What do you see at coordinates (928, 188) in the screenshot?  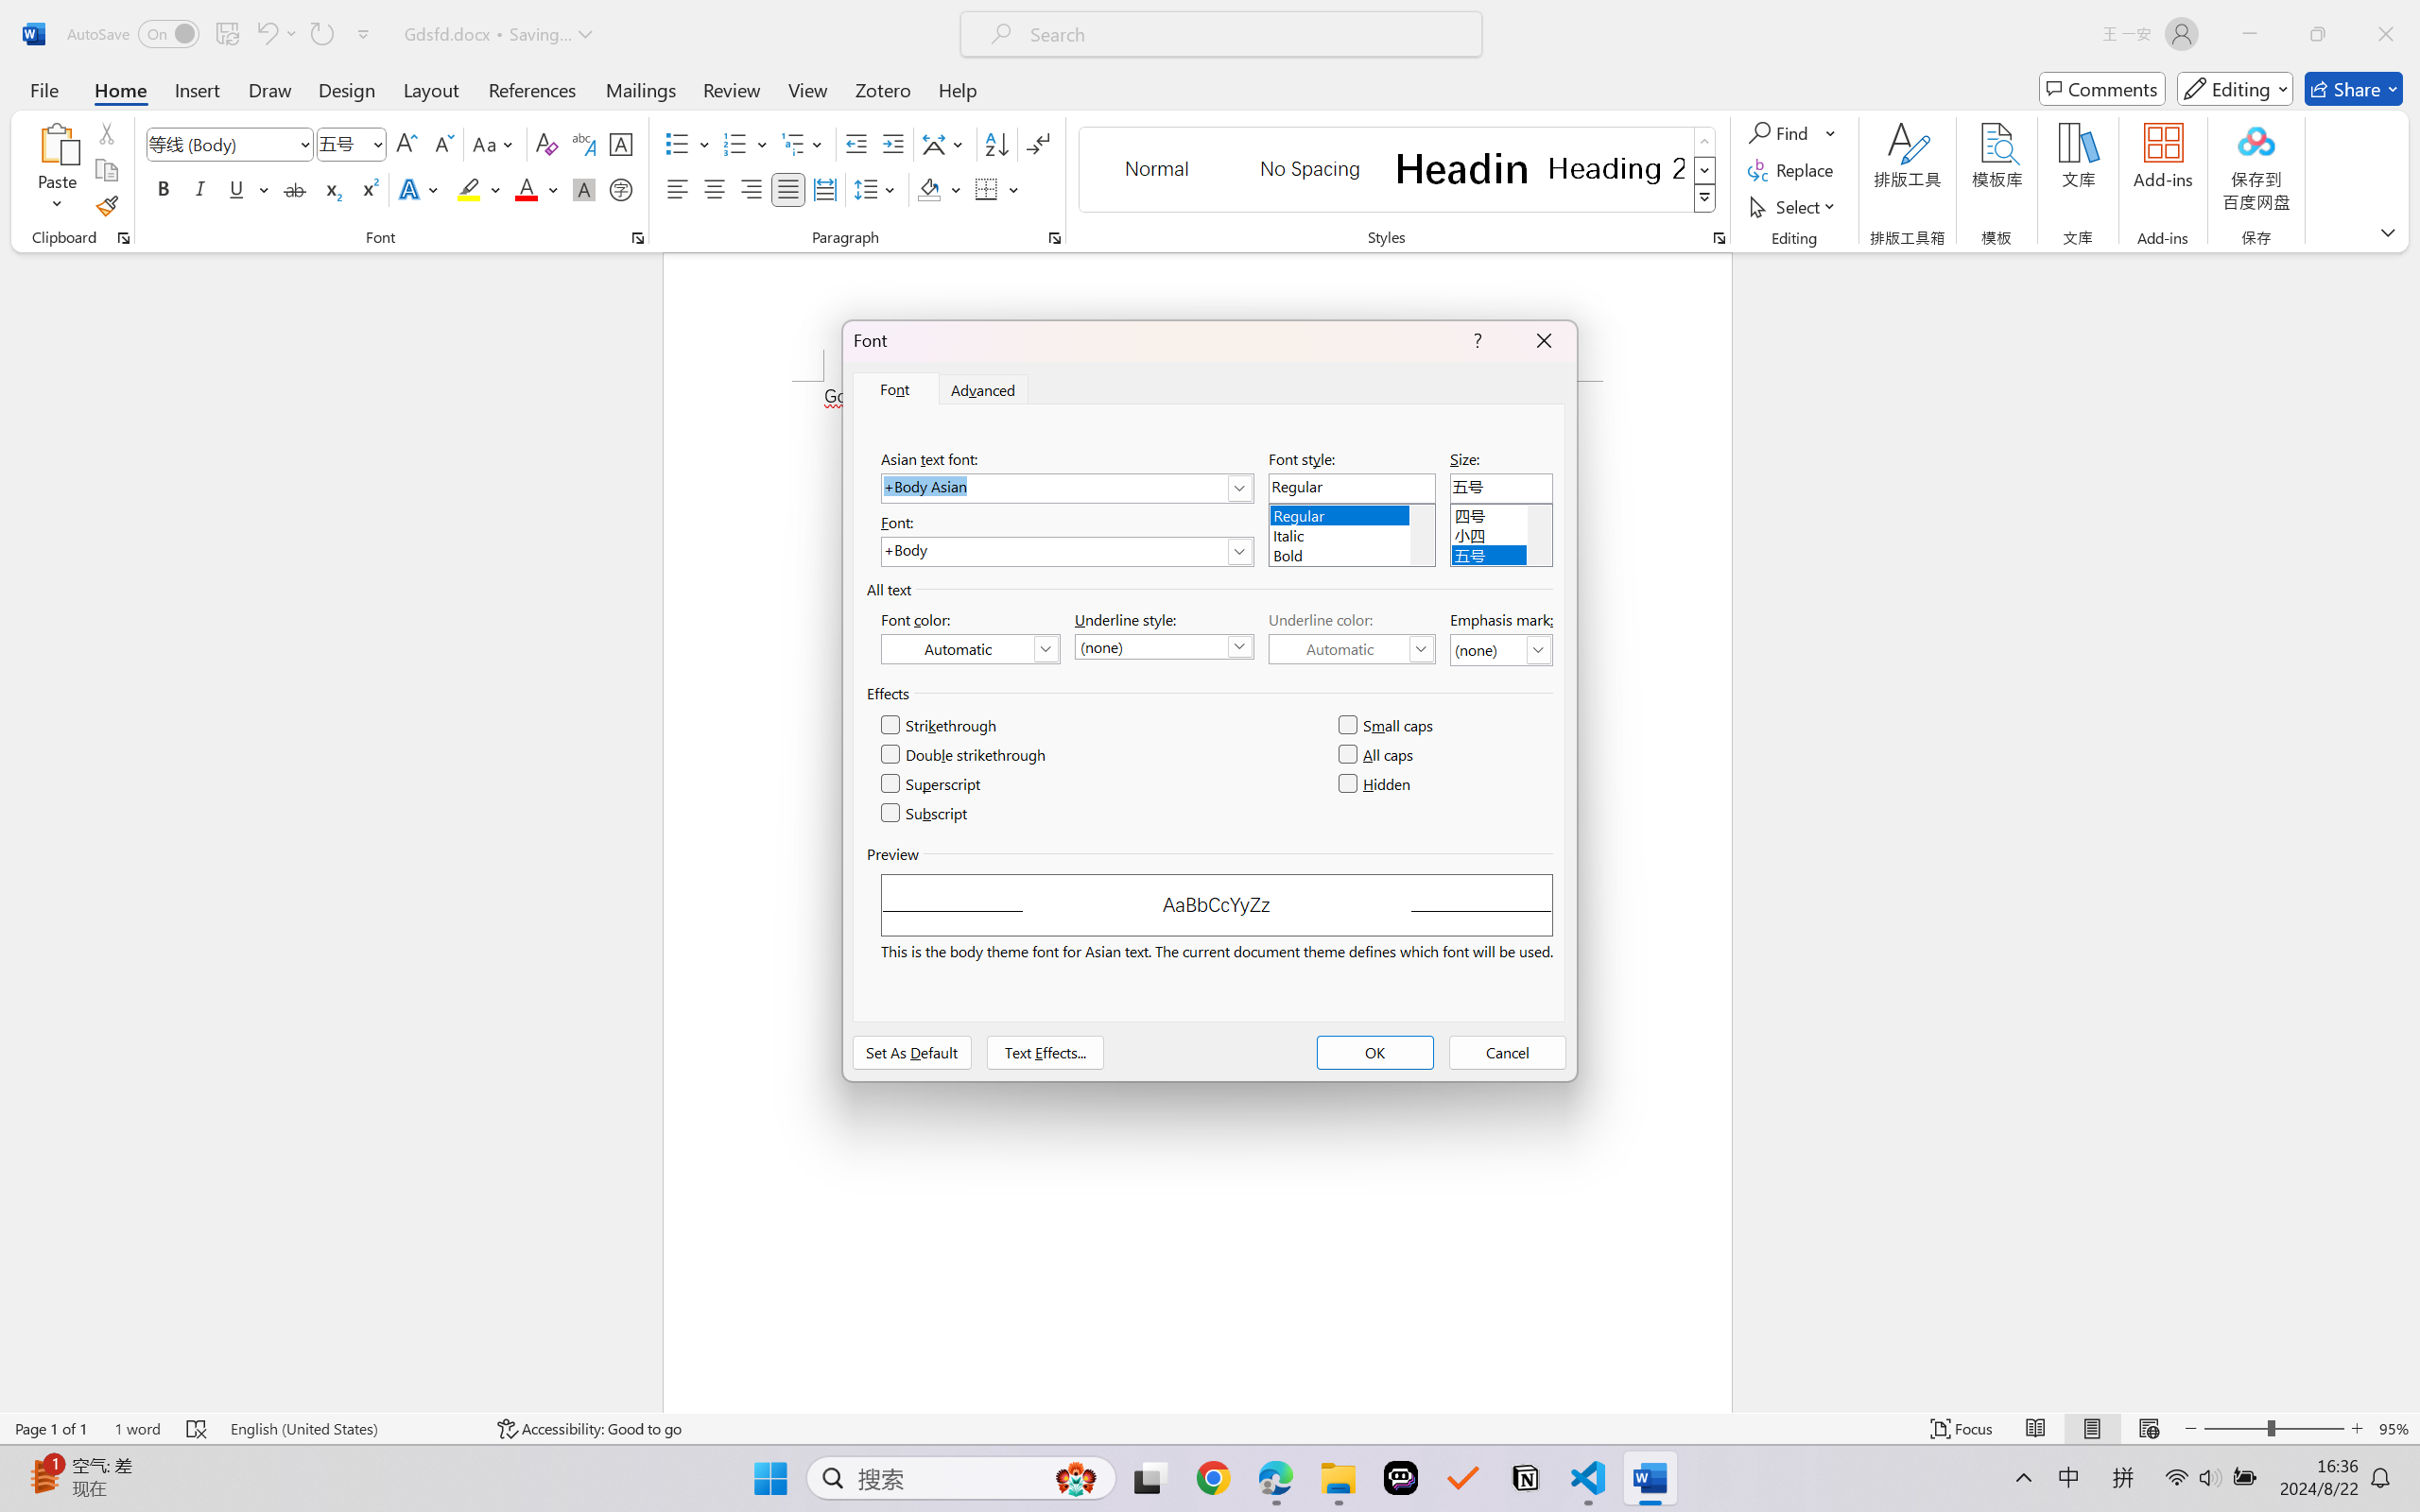 I see `'Shading RGB(0, 0, 0)'` at bounding box center [928, 188].